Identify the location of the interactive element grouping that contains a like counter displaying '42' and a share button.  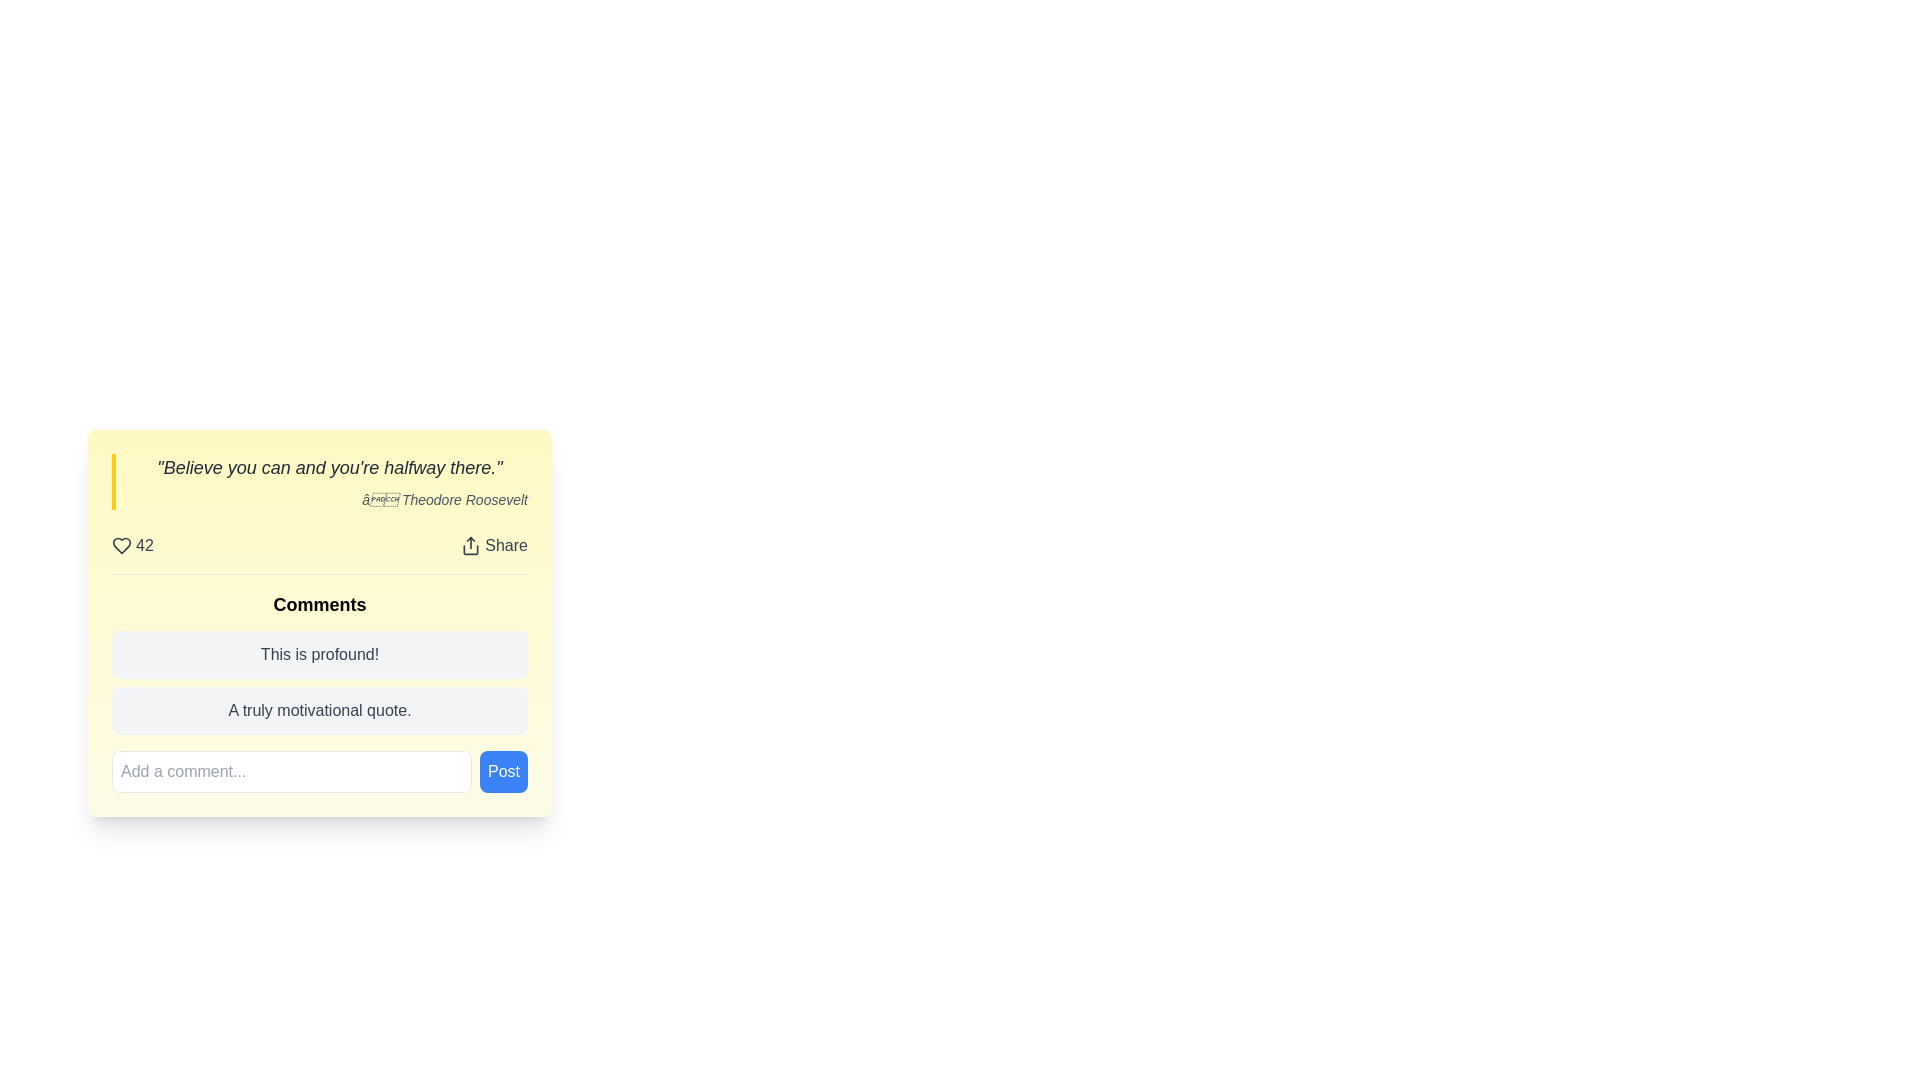
(320, 546).